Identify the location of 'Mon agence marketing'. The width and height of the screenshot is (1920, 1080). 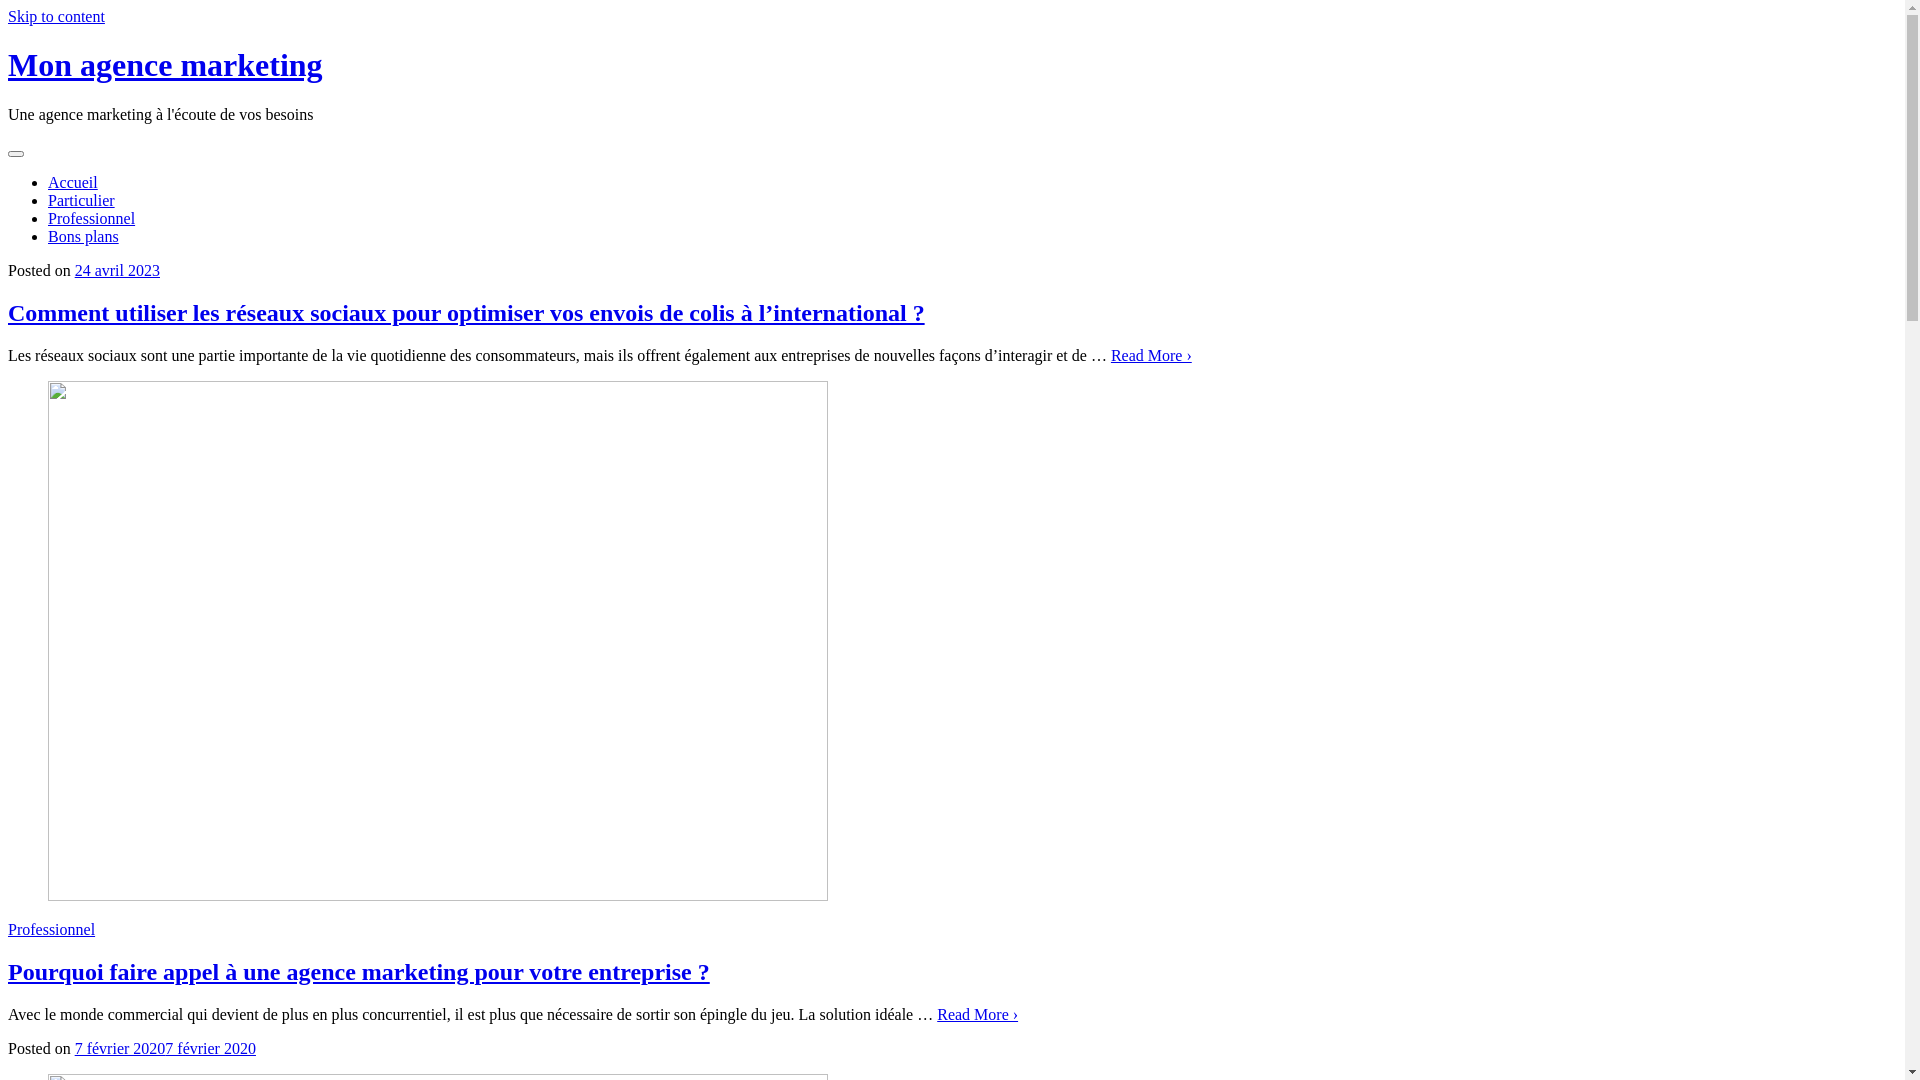
(165, 64).